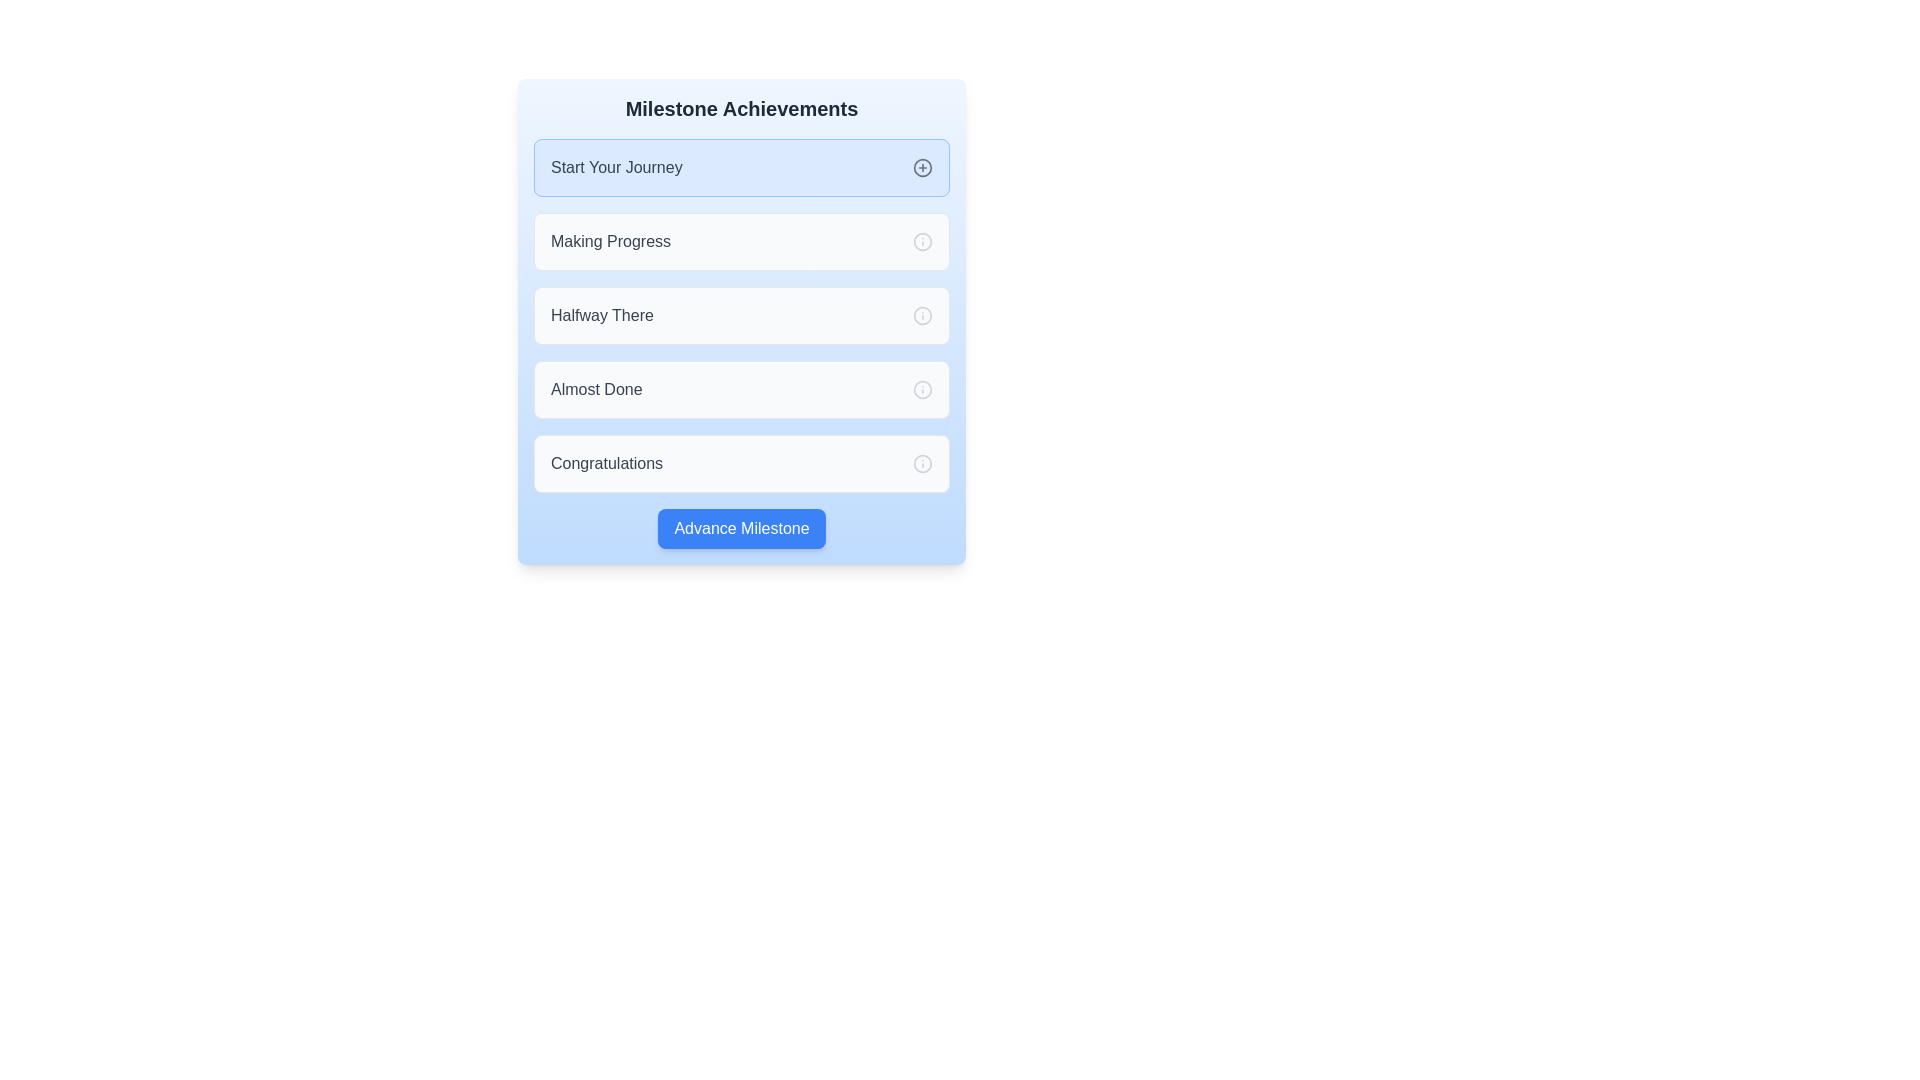 The image size is (1920, 1080). Describe the element at coordinates (741, 320) in the screenshot. I see `the milestone item labeled 'Halfway There' in the 'Milestone Achievements' section` at that location.